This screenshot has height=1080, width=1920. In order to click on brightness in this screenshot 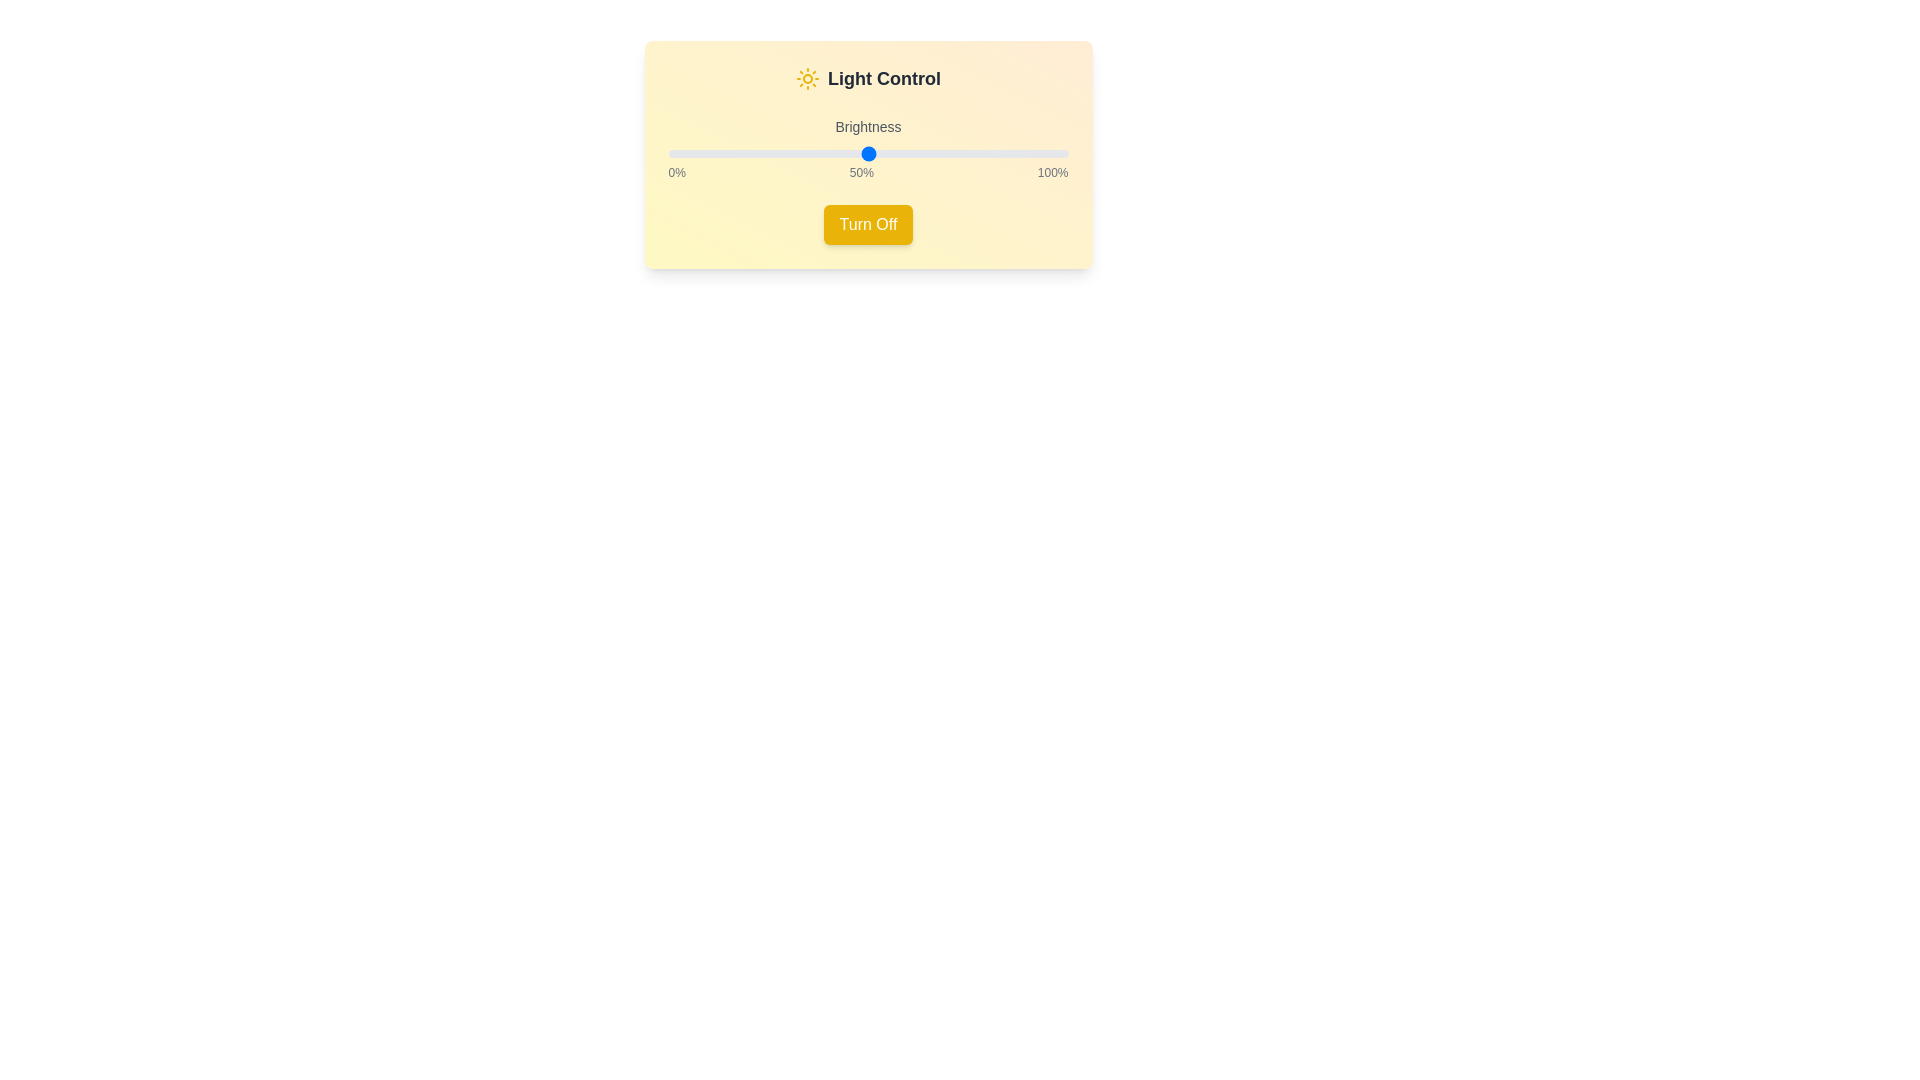, I will do `click(899, 153)`.